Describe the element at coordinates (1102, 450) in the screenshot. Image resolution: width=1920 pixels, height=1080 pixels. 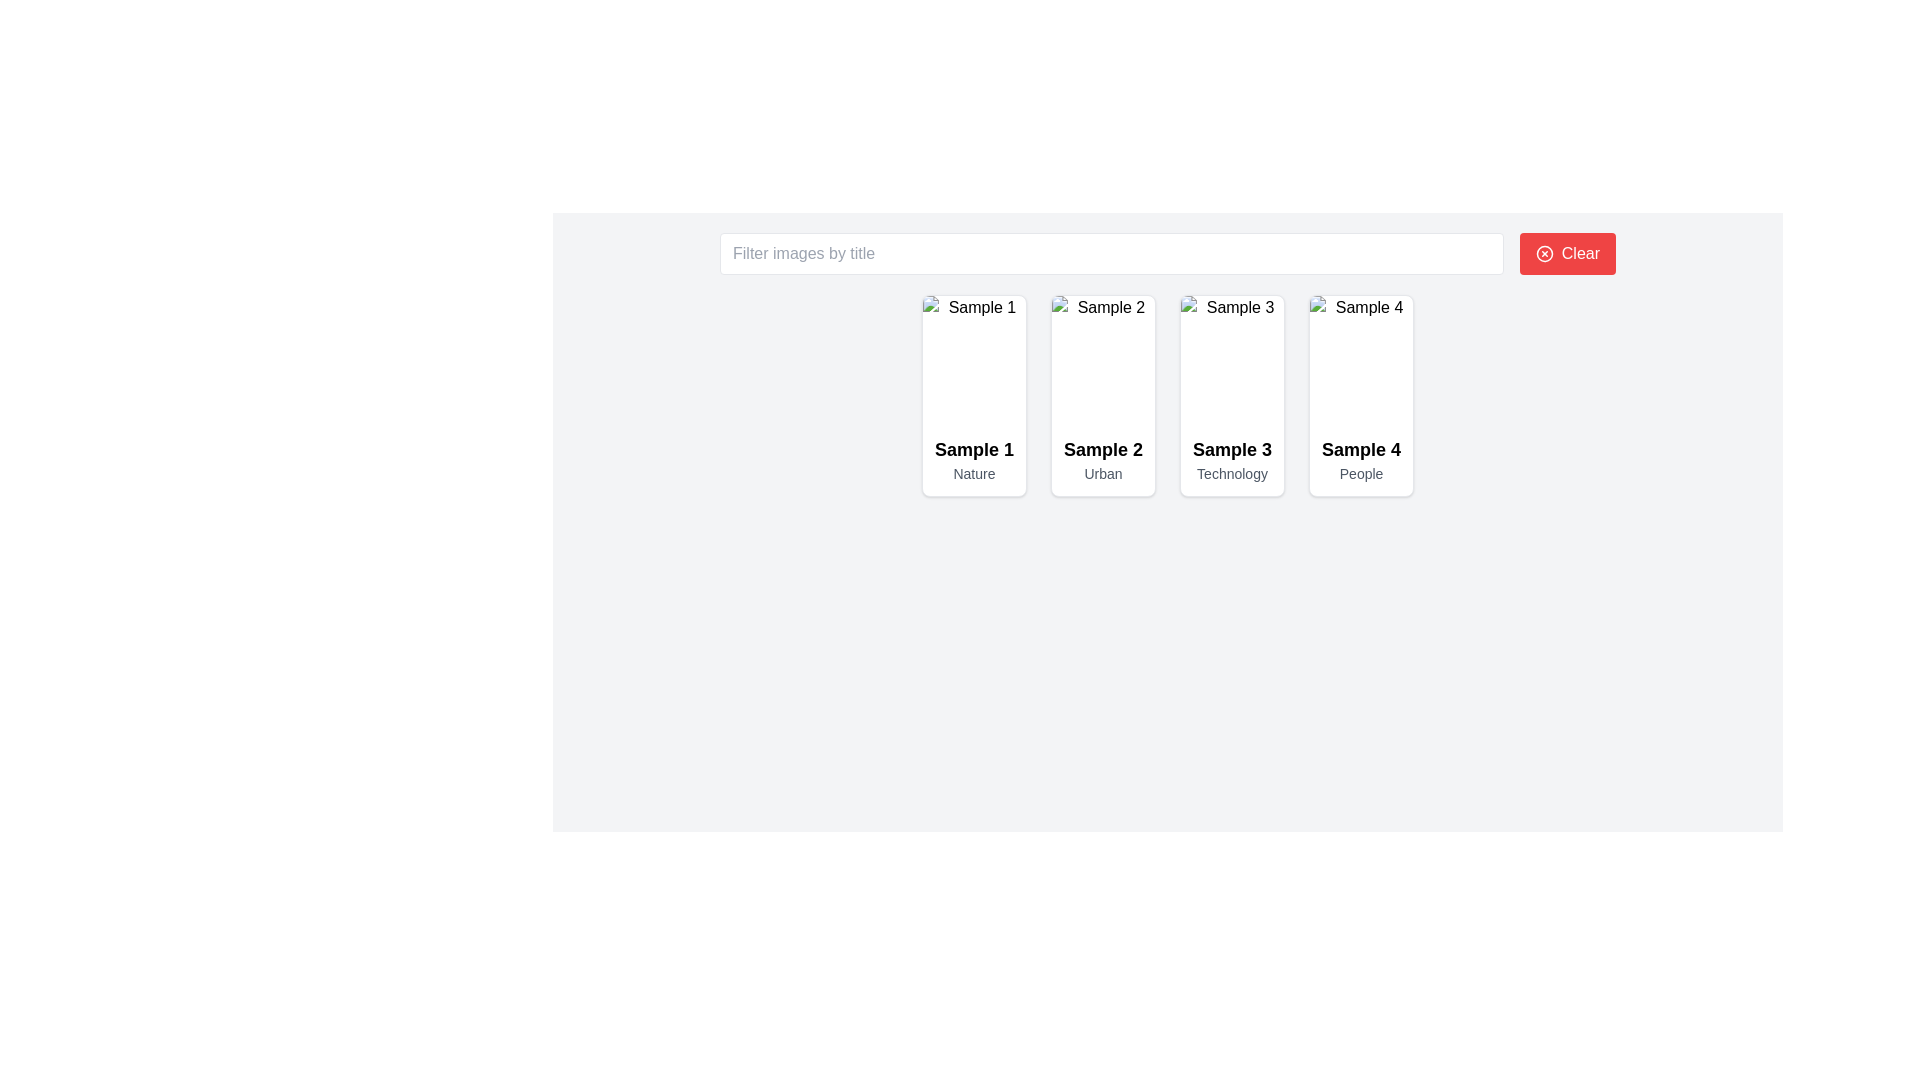
I see `the bold, black text displaying 'Sample 2' located in the second card of a horizontally arranged set of four cards, positioned above the text 'Urban'` at that location.